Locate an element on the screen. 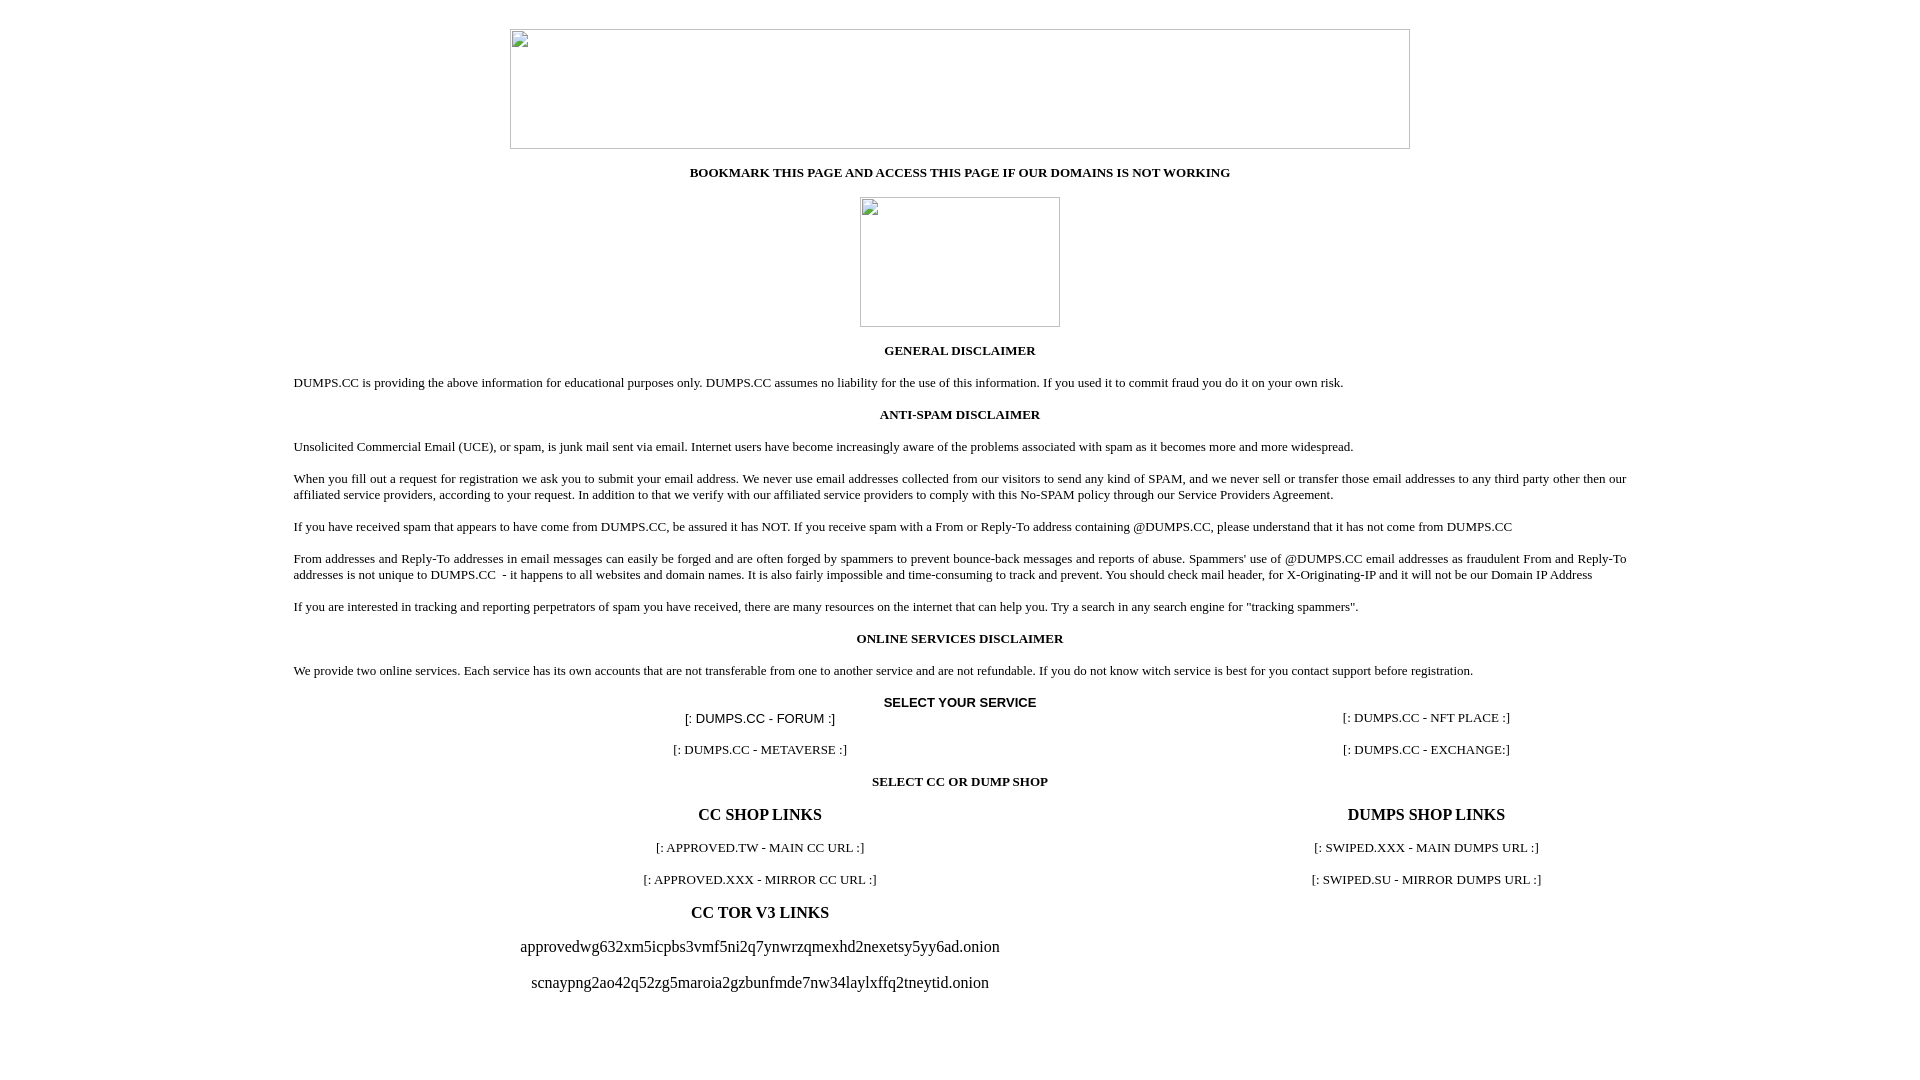 This screenshot has height=1080, width=1920. '[: DUMPS.CC - FORUM :]' is located at coordinates (758, 716).